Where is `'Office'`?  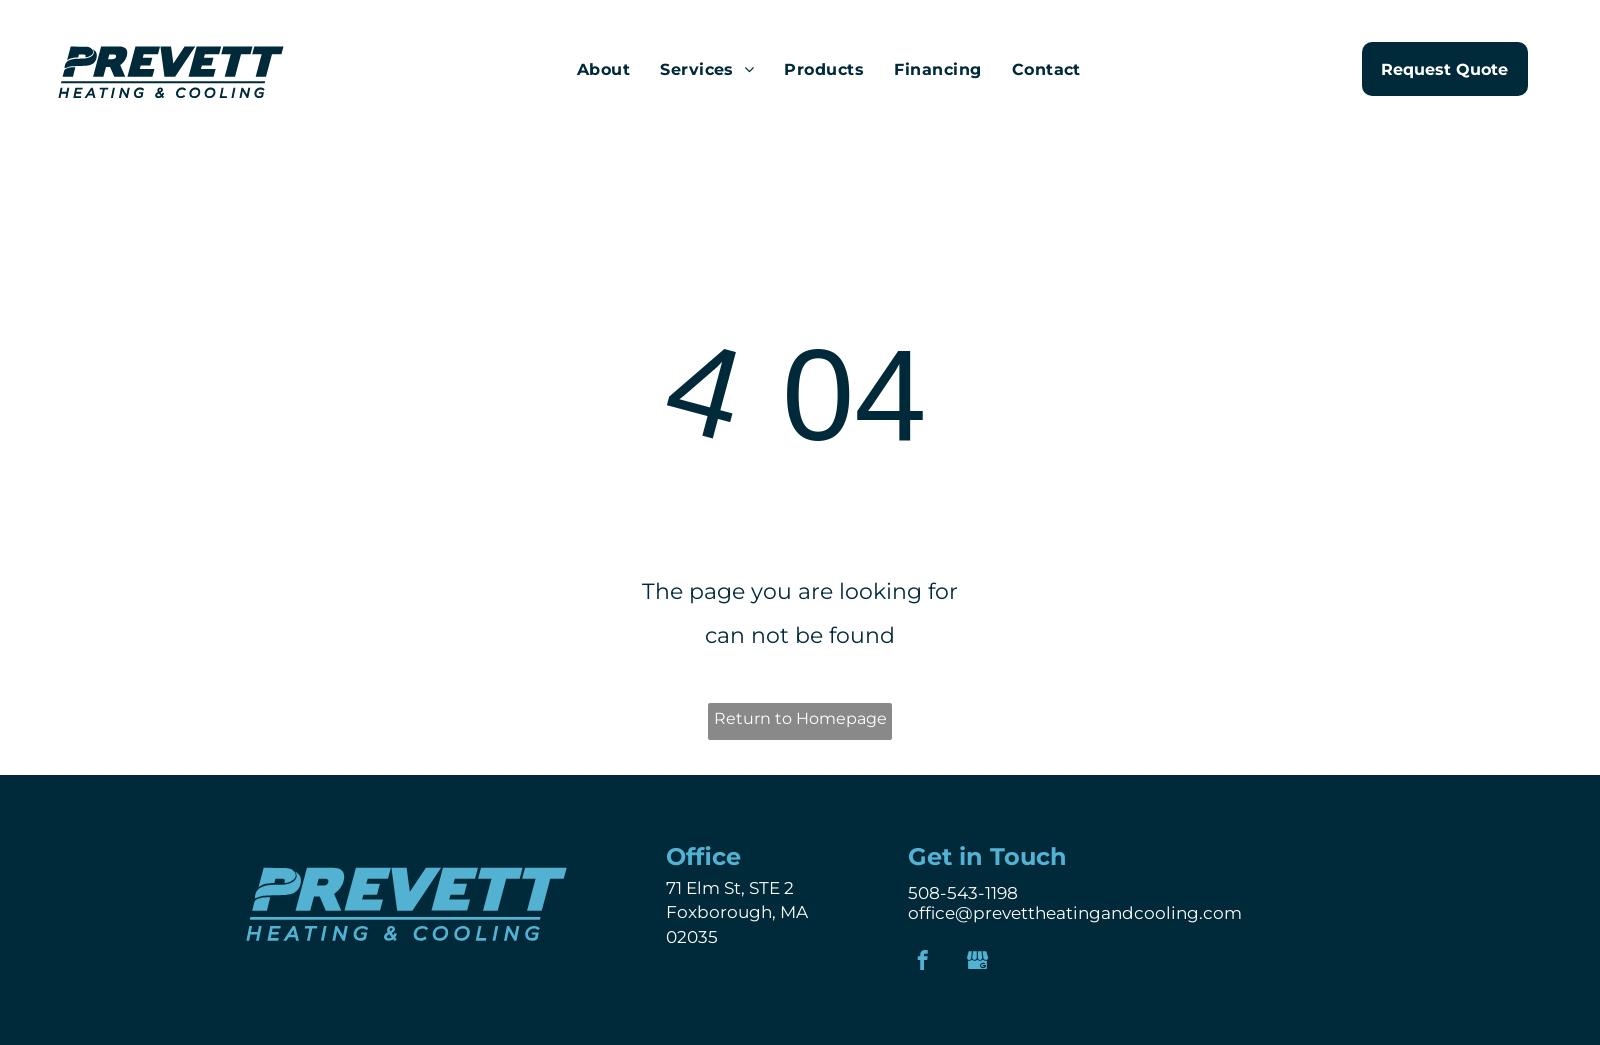 'Office' is located at coordinates (703, 854).